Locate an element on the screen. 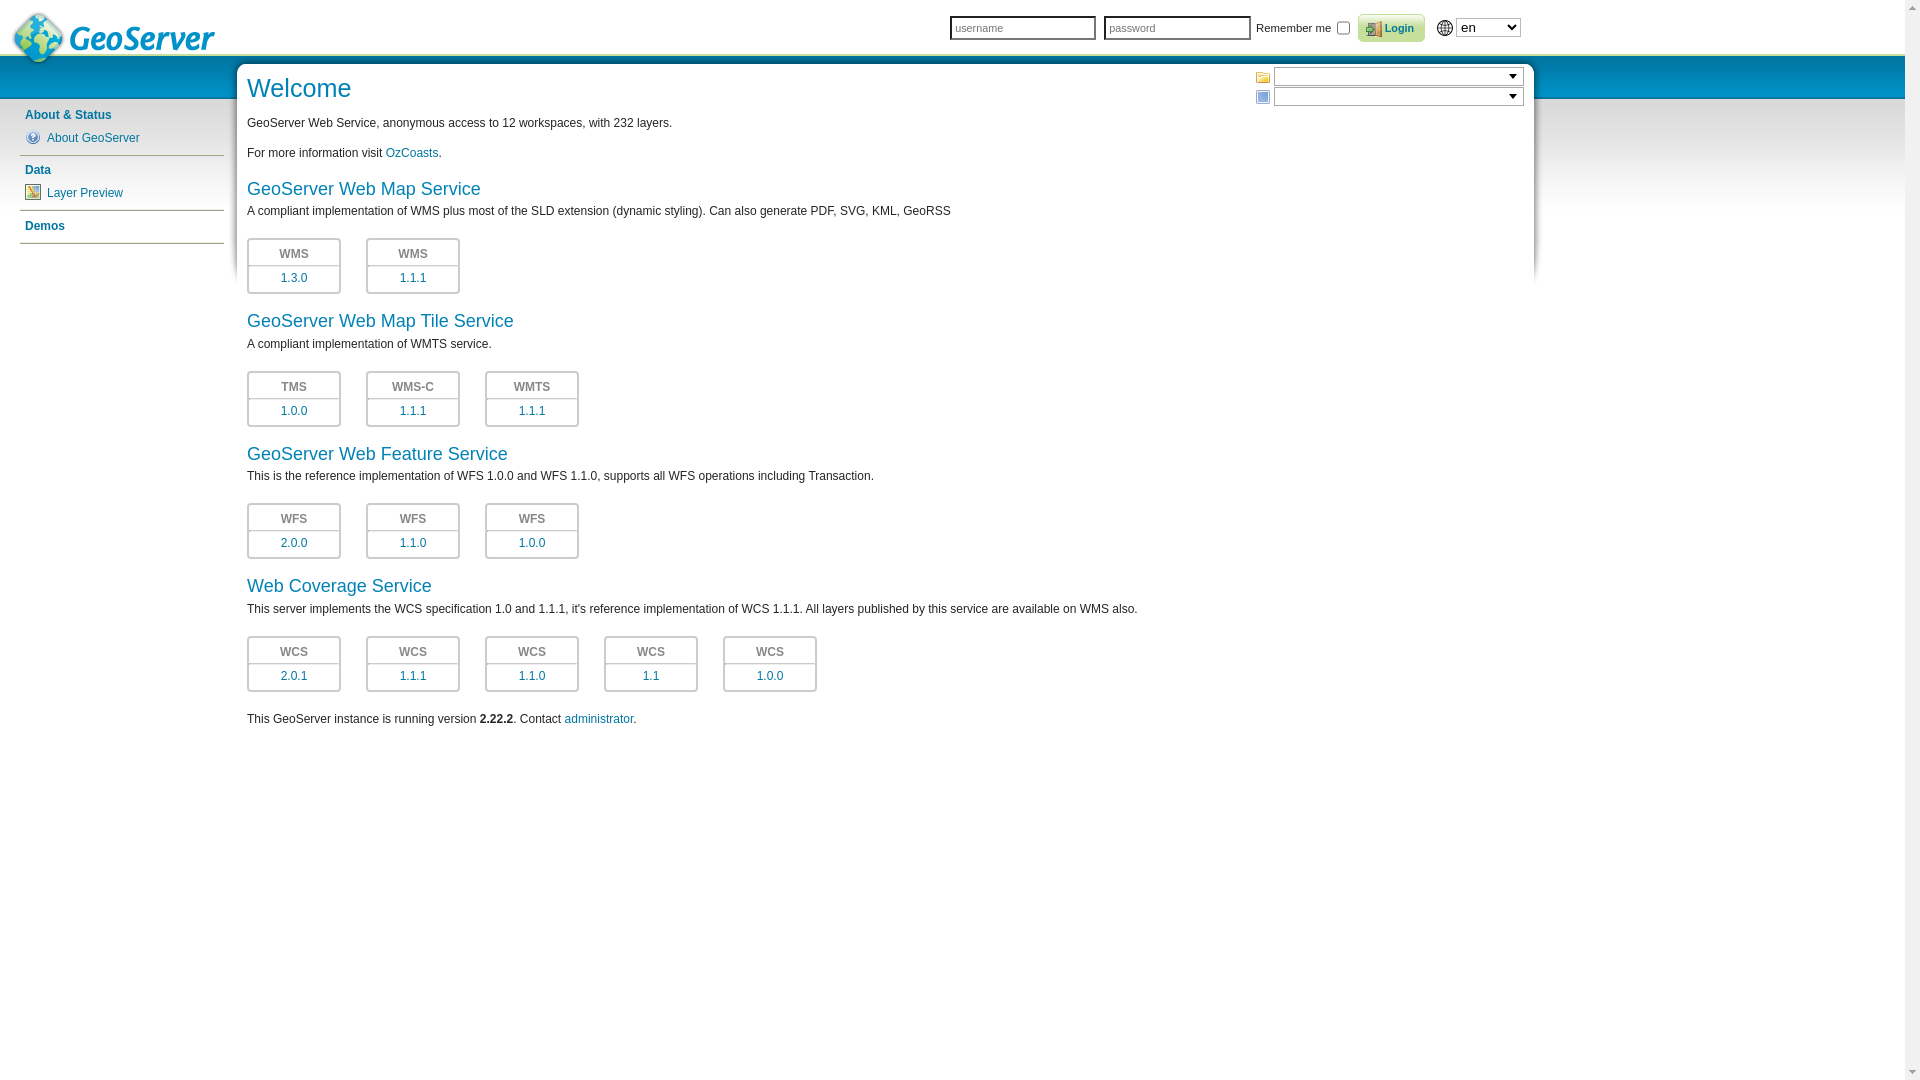 The image size is (1920, 1080). 'WCS is located at coordinates (768, 663).